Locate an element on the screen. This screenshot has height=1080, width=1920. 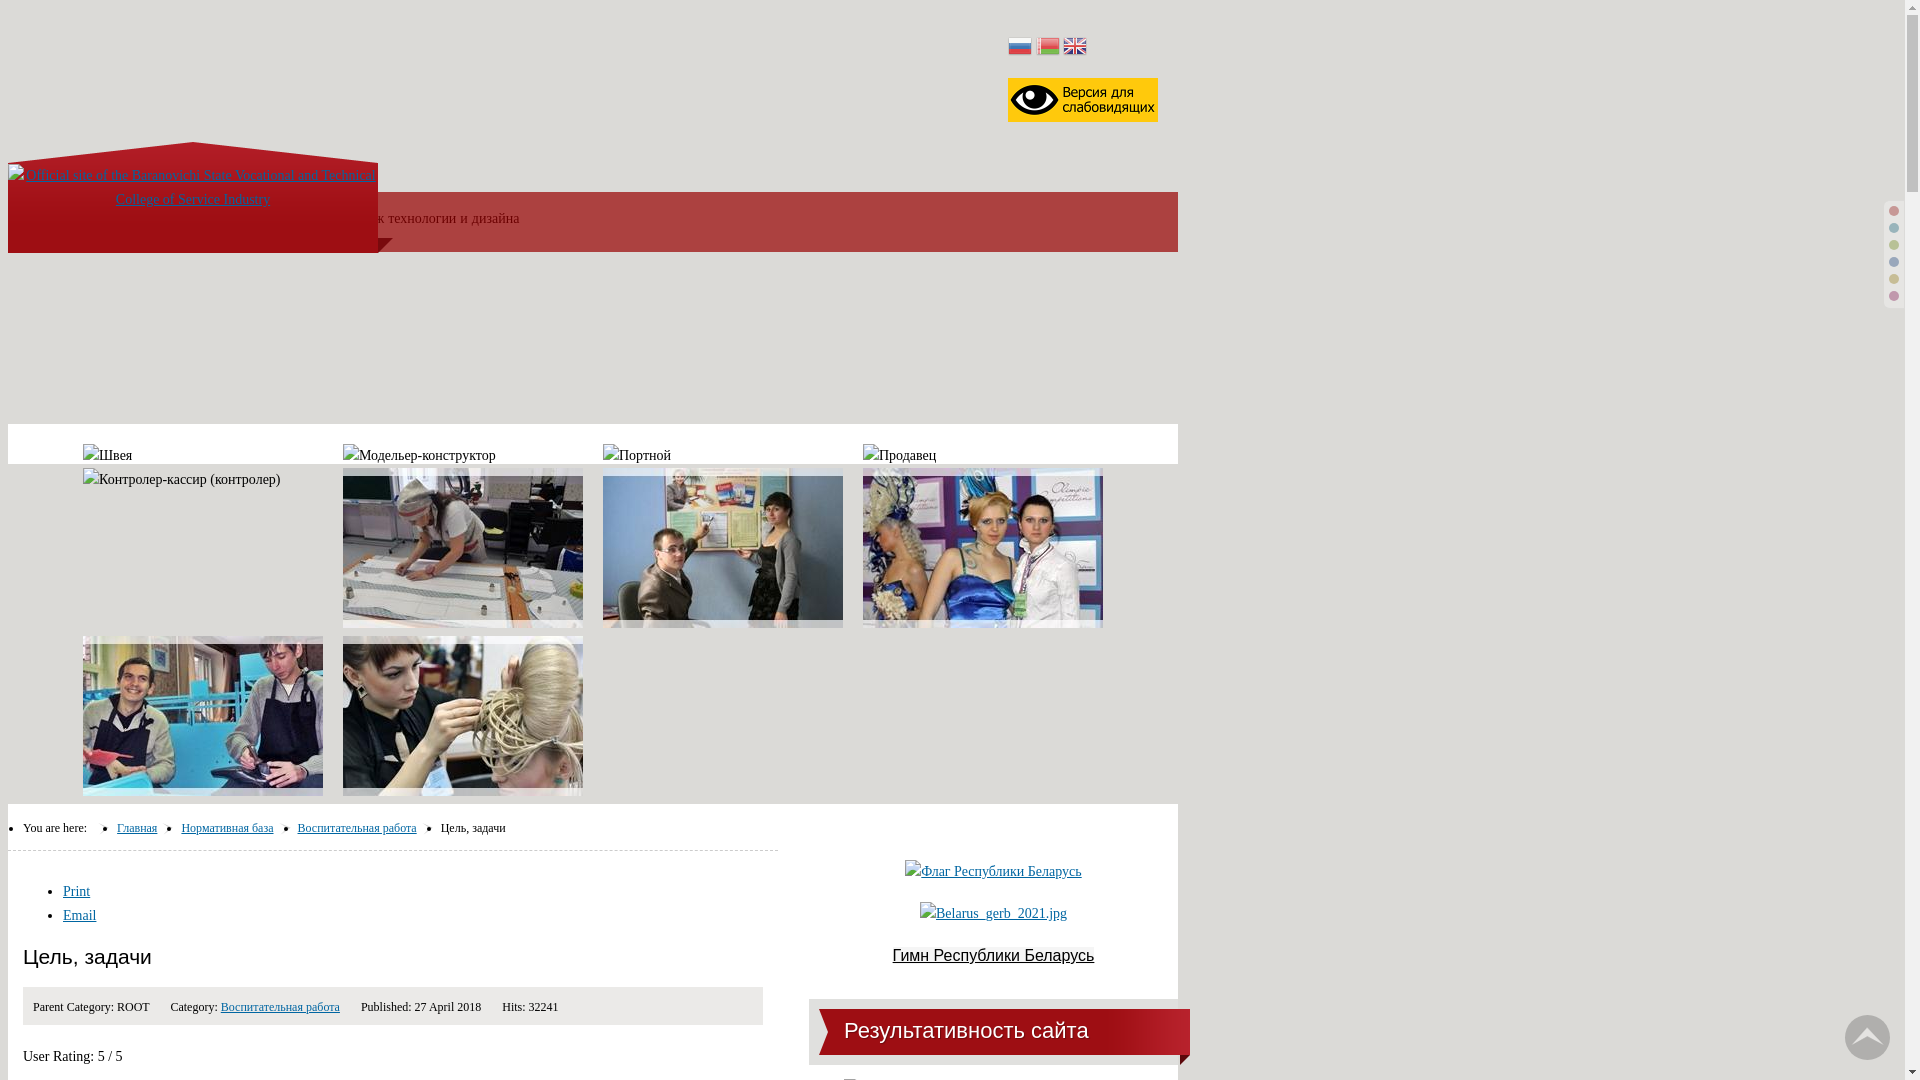
'Print' is located at coordinates (76, 890).